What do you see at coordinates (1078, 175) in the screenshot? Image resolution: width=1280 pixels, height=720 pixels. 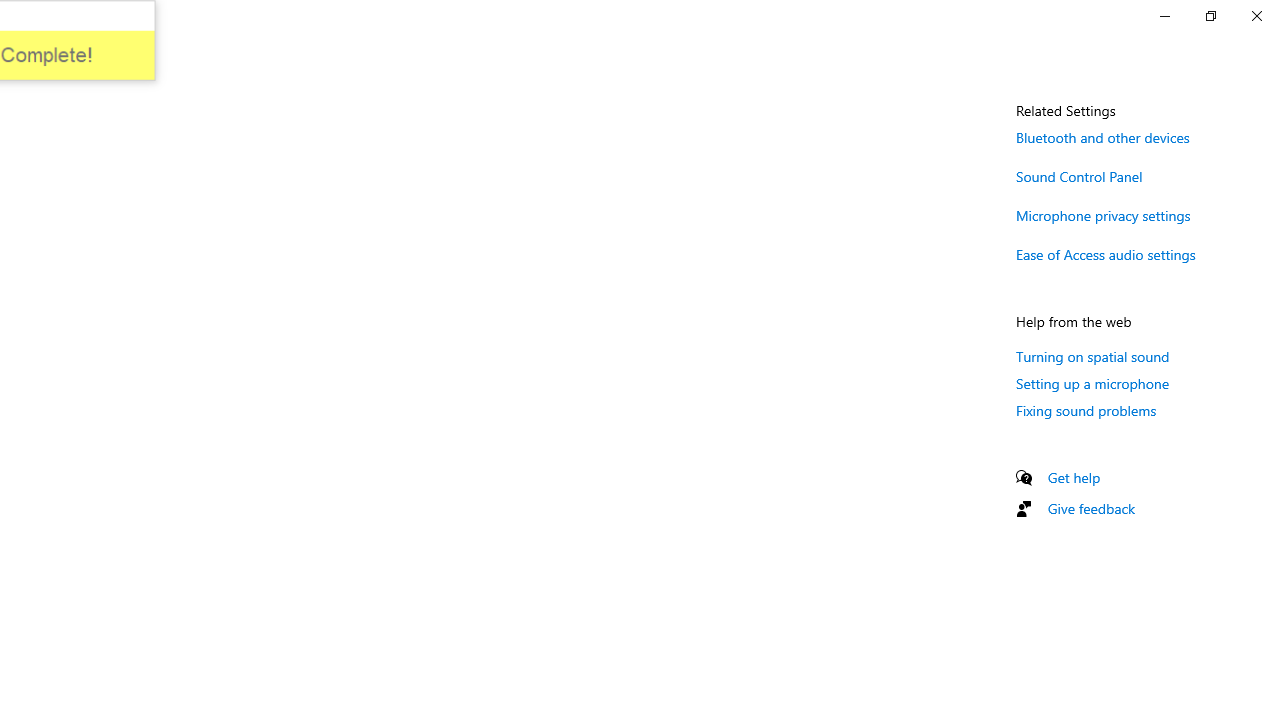 I see `'Sound Control Panel'` at bounding box center [1078, 175].